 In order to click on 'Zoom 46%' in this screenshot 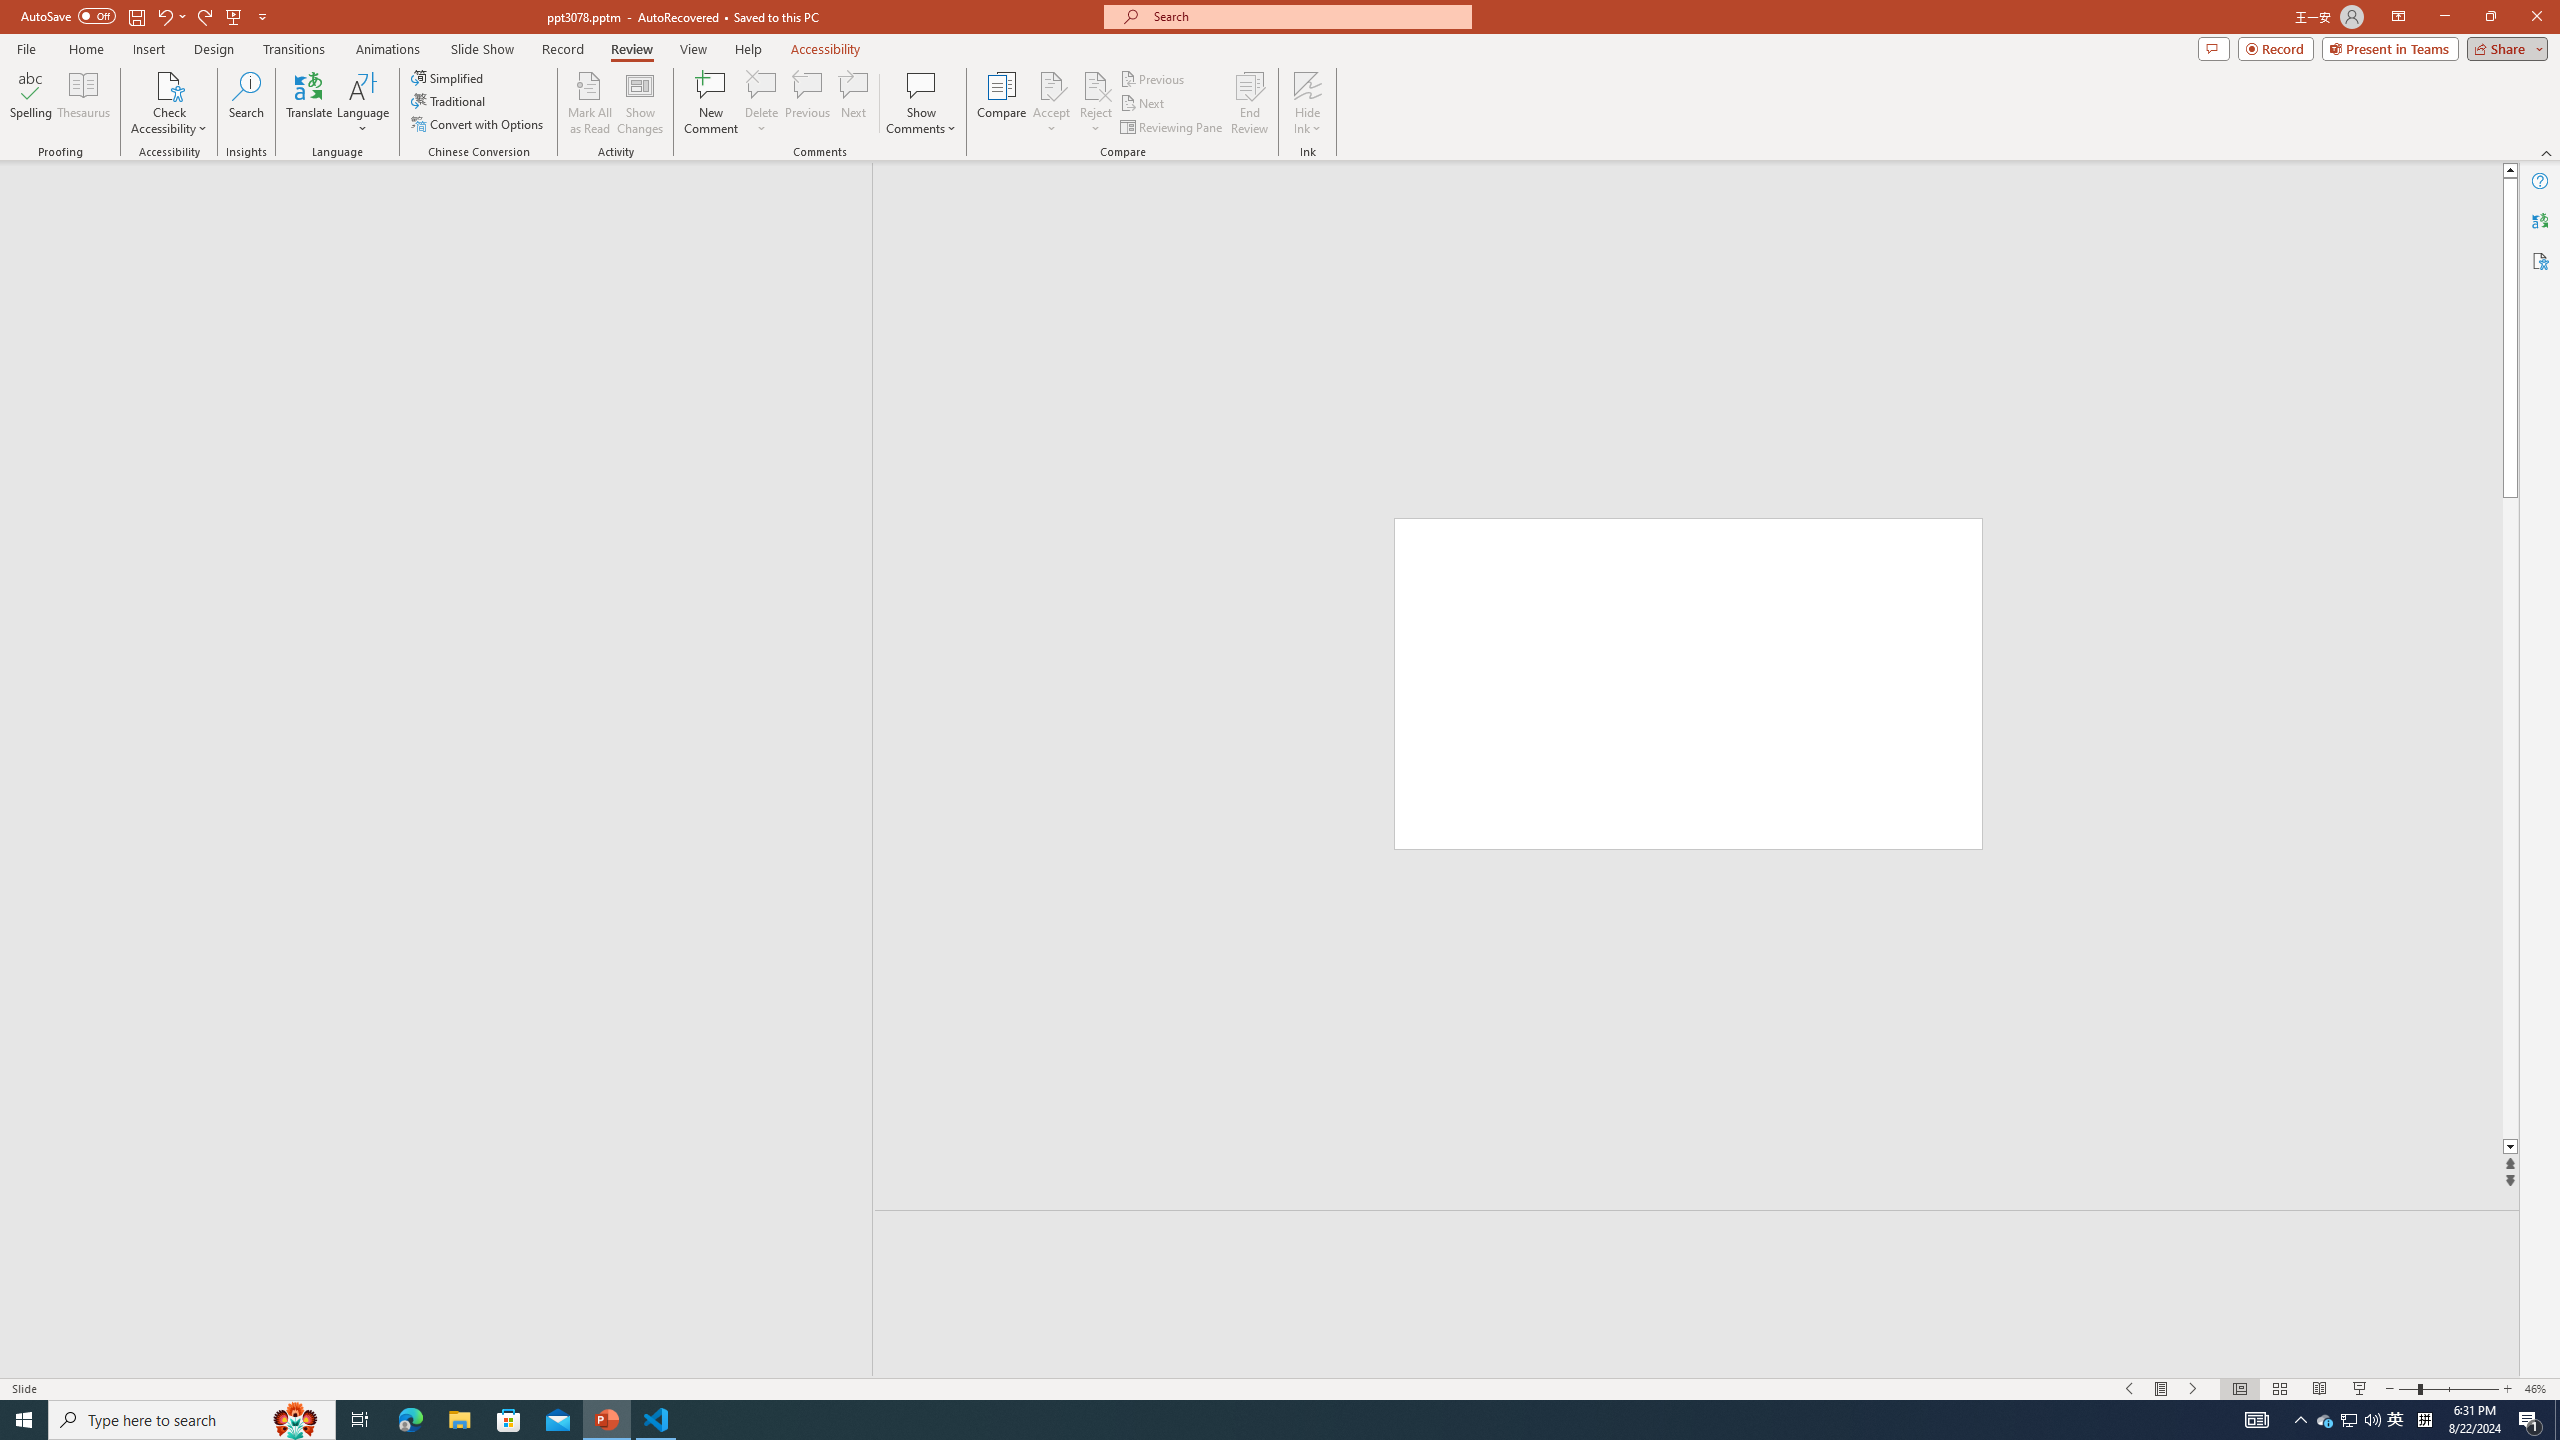, I will do `click(2537, 1389)`.